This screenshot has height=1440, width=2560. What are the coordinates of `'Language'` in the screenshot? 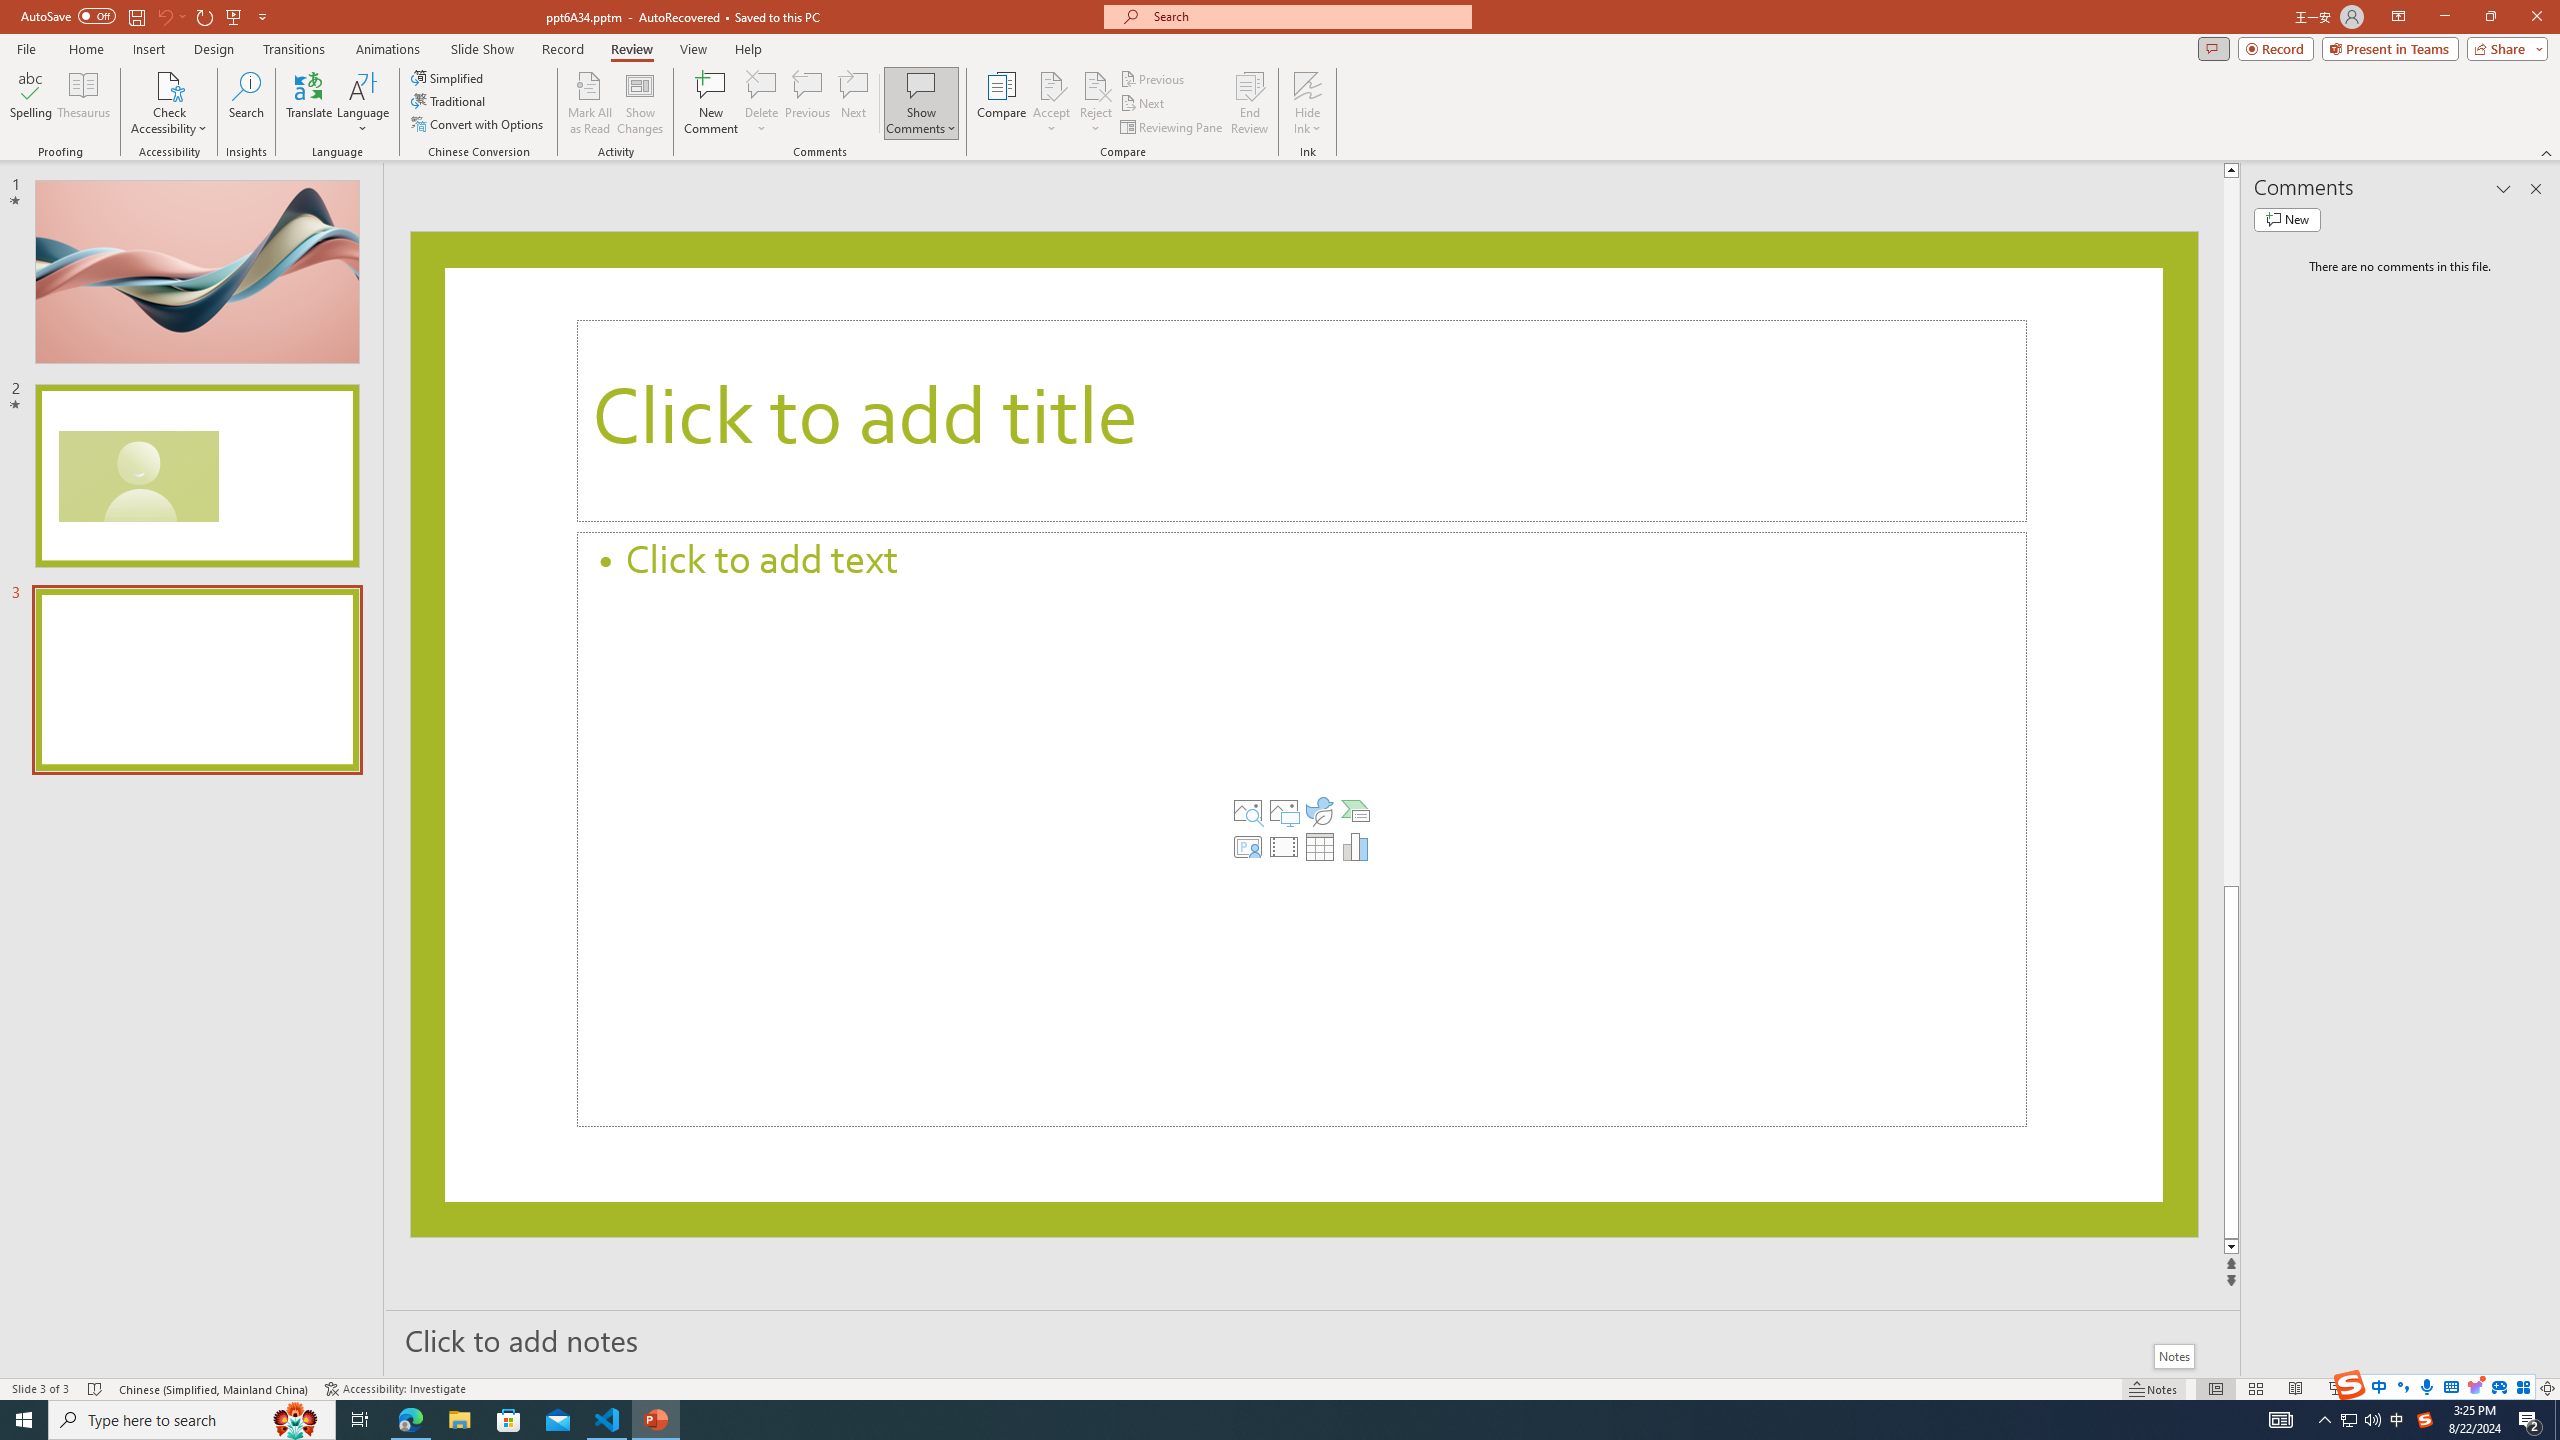 It's located at (362, 103).